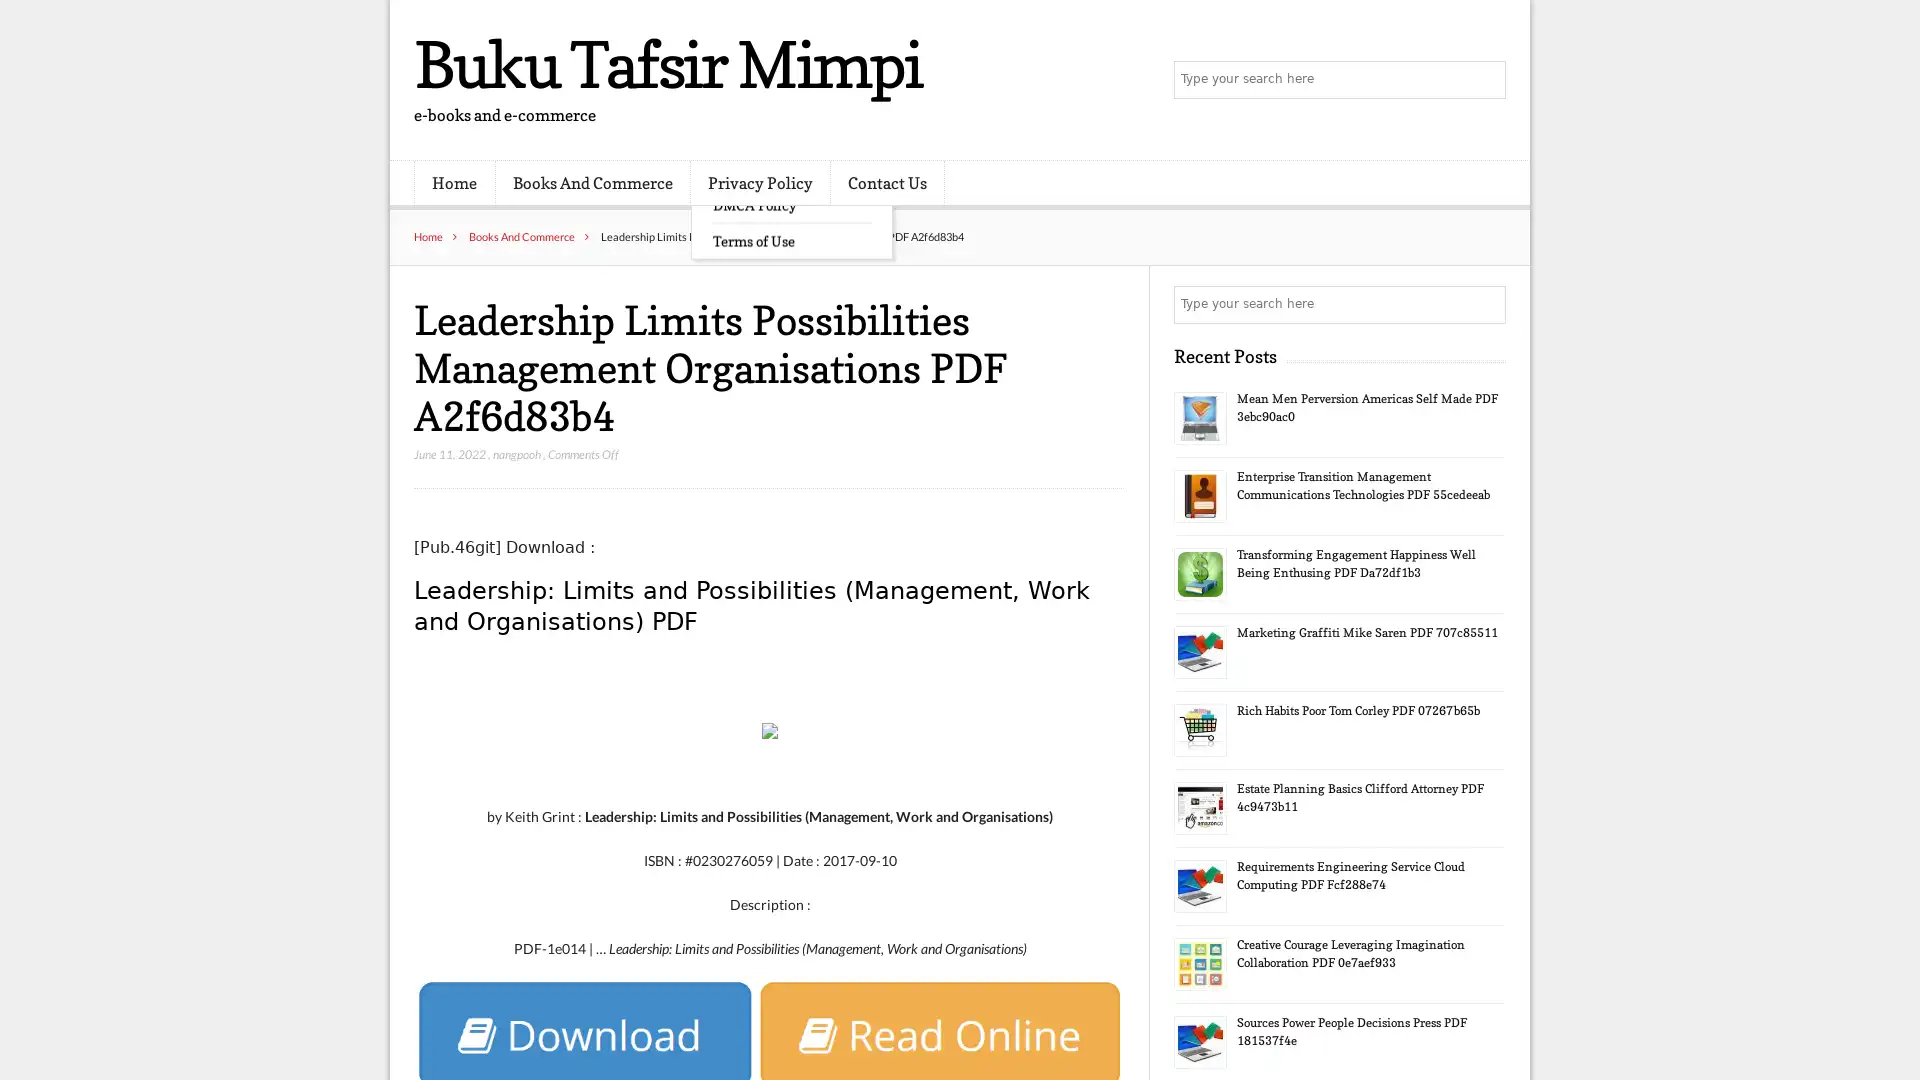  I want to click on Search, so click(1485, 80).